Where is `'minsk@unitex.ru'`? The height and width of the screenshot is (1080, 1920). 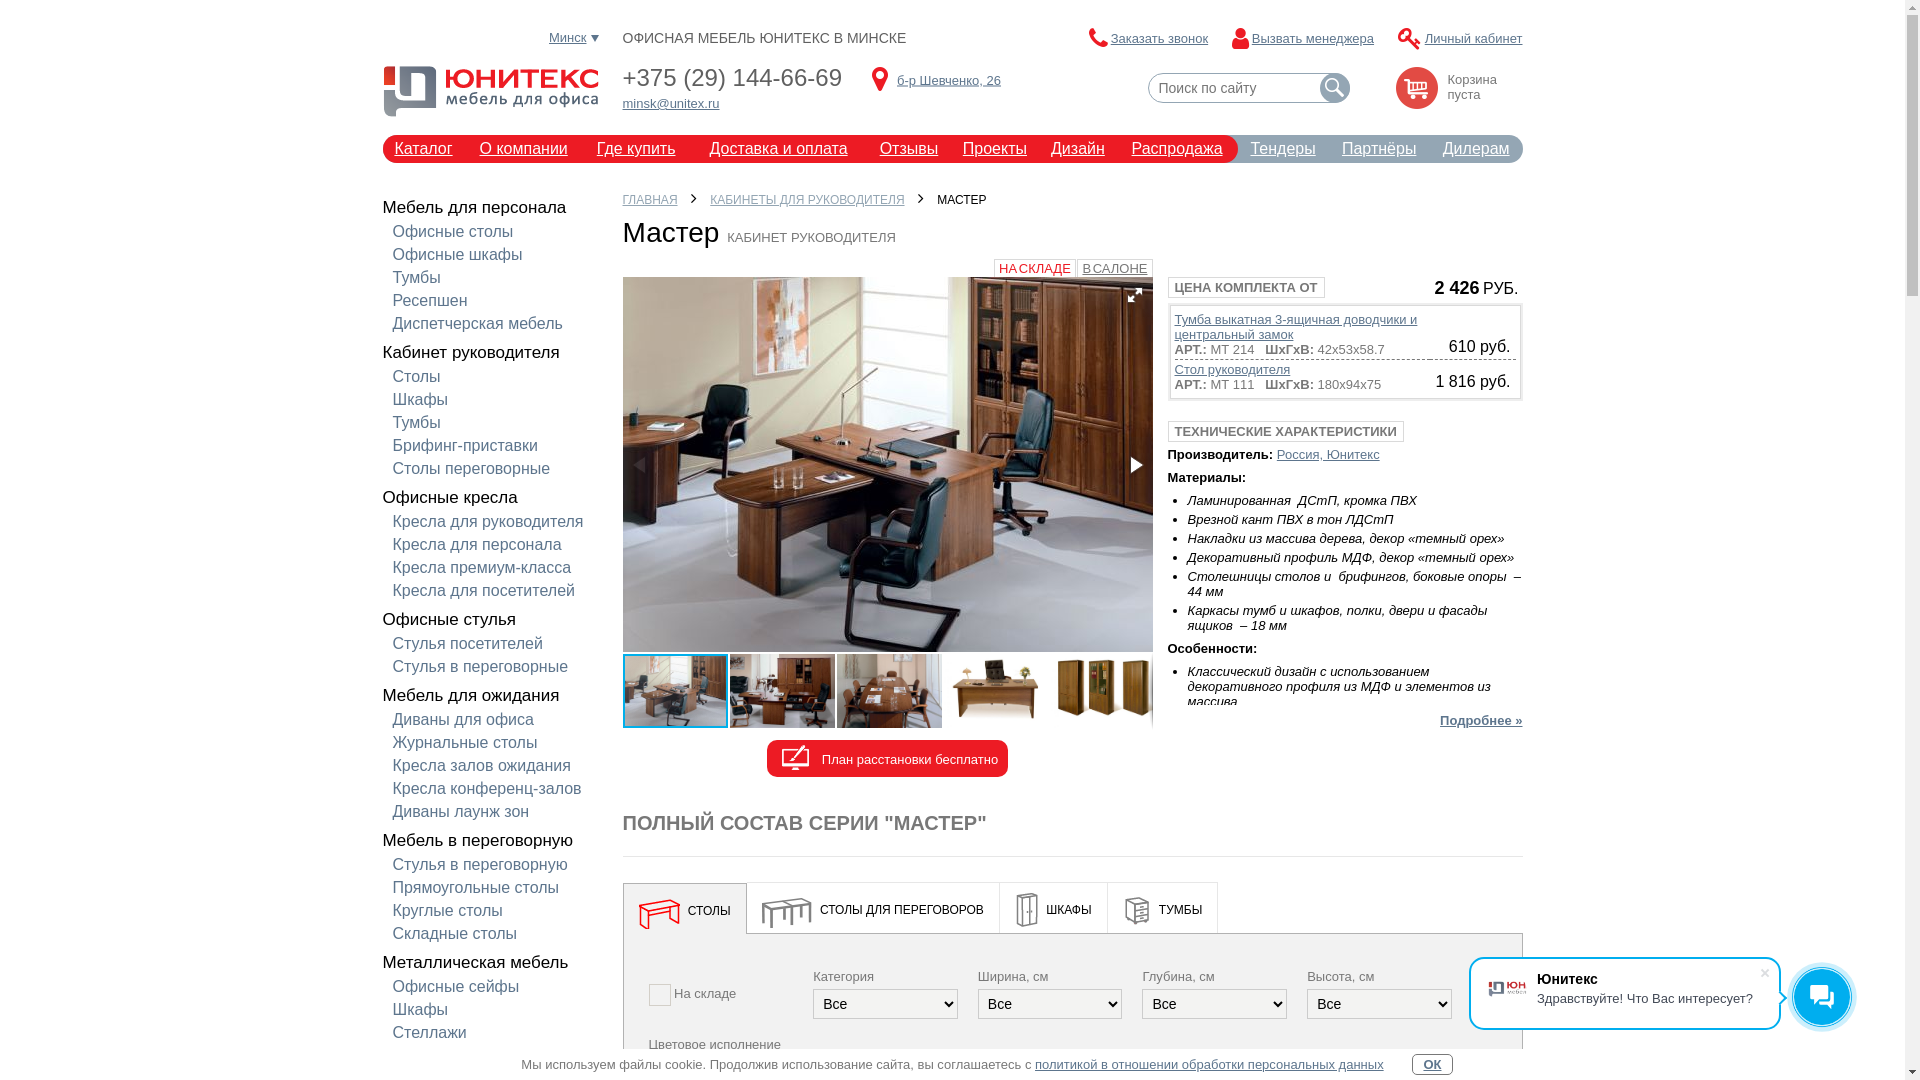 'minsk@unitex.ru' is located at coordinates (670, 103).